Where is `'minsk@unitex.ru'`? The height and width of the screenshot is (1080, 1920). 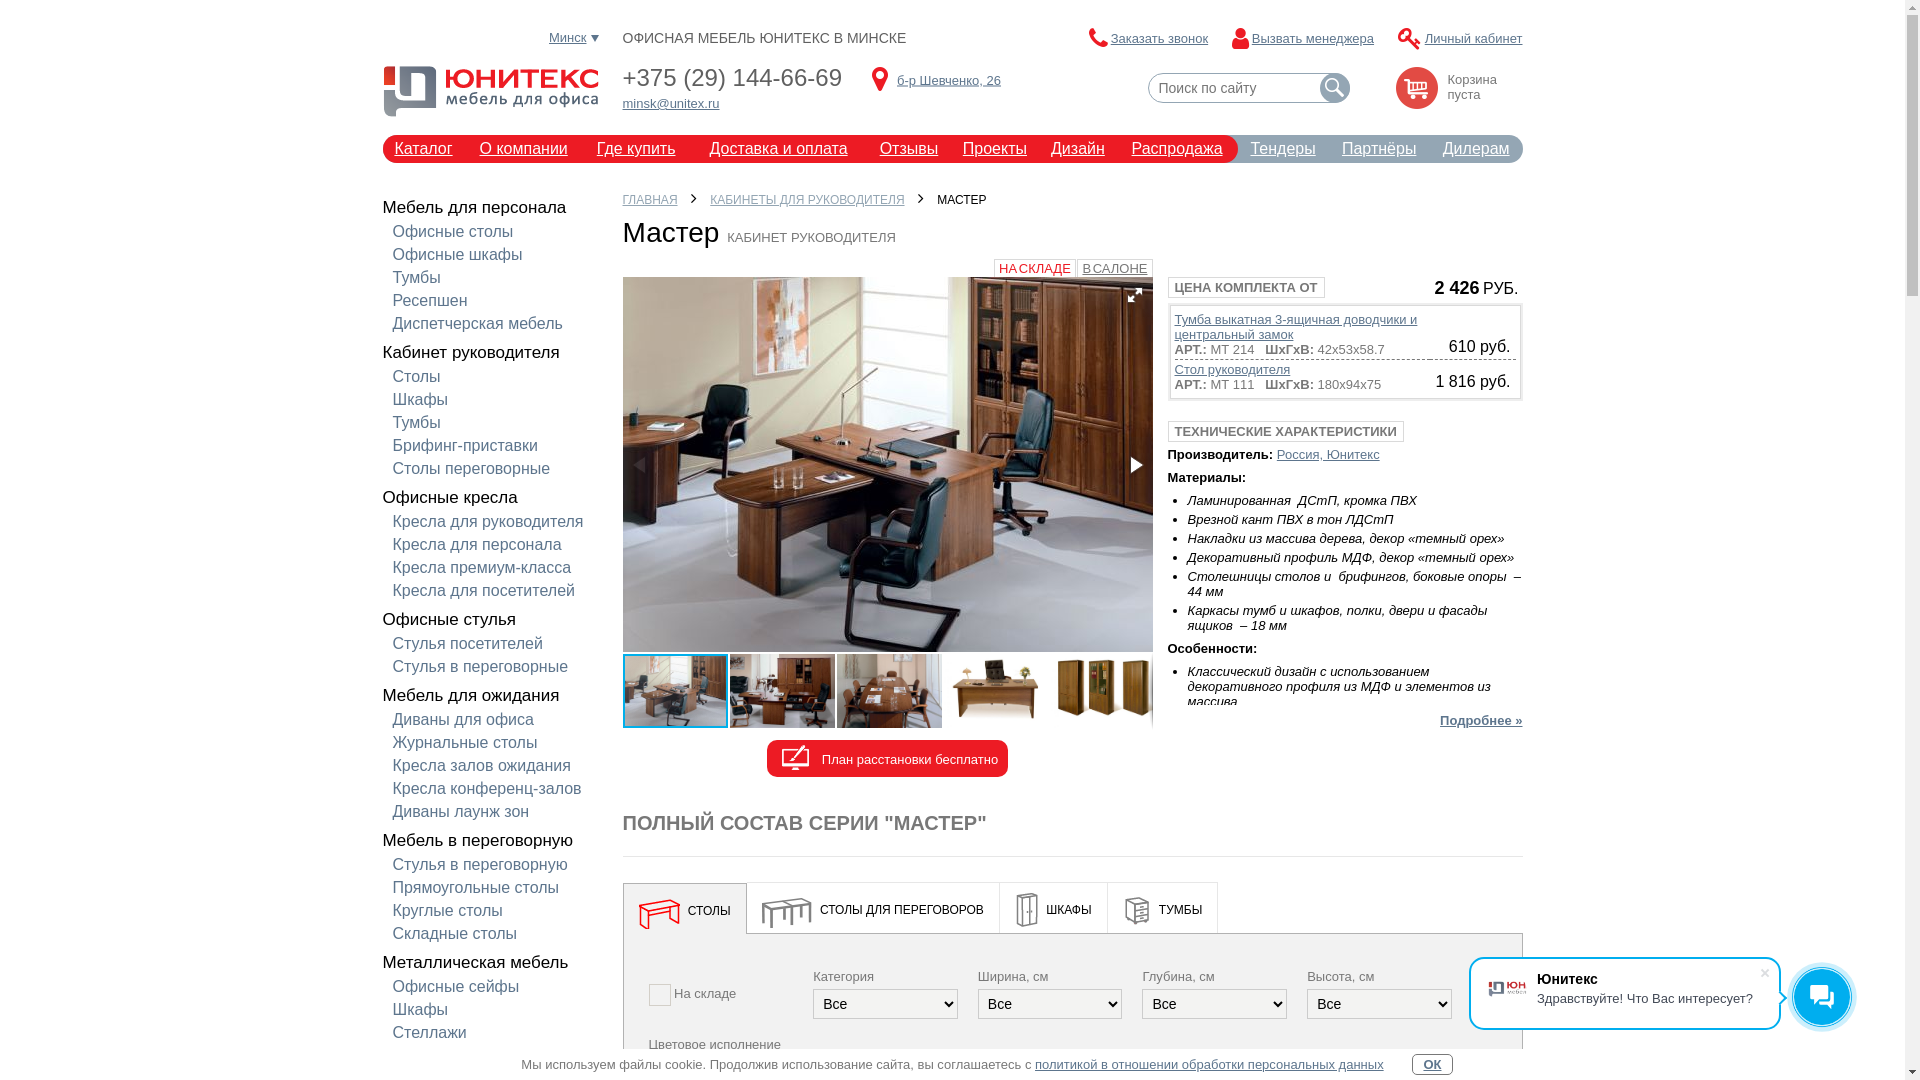 'minsk@unitex.ru' is located at coordinates (670, 103).